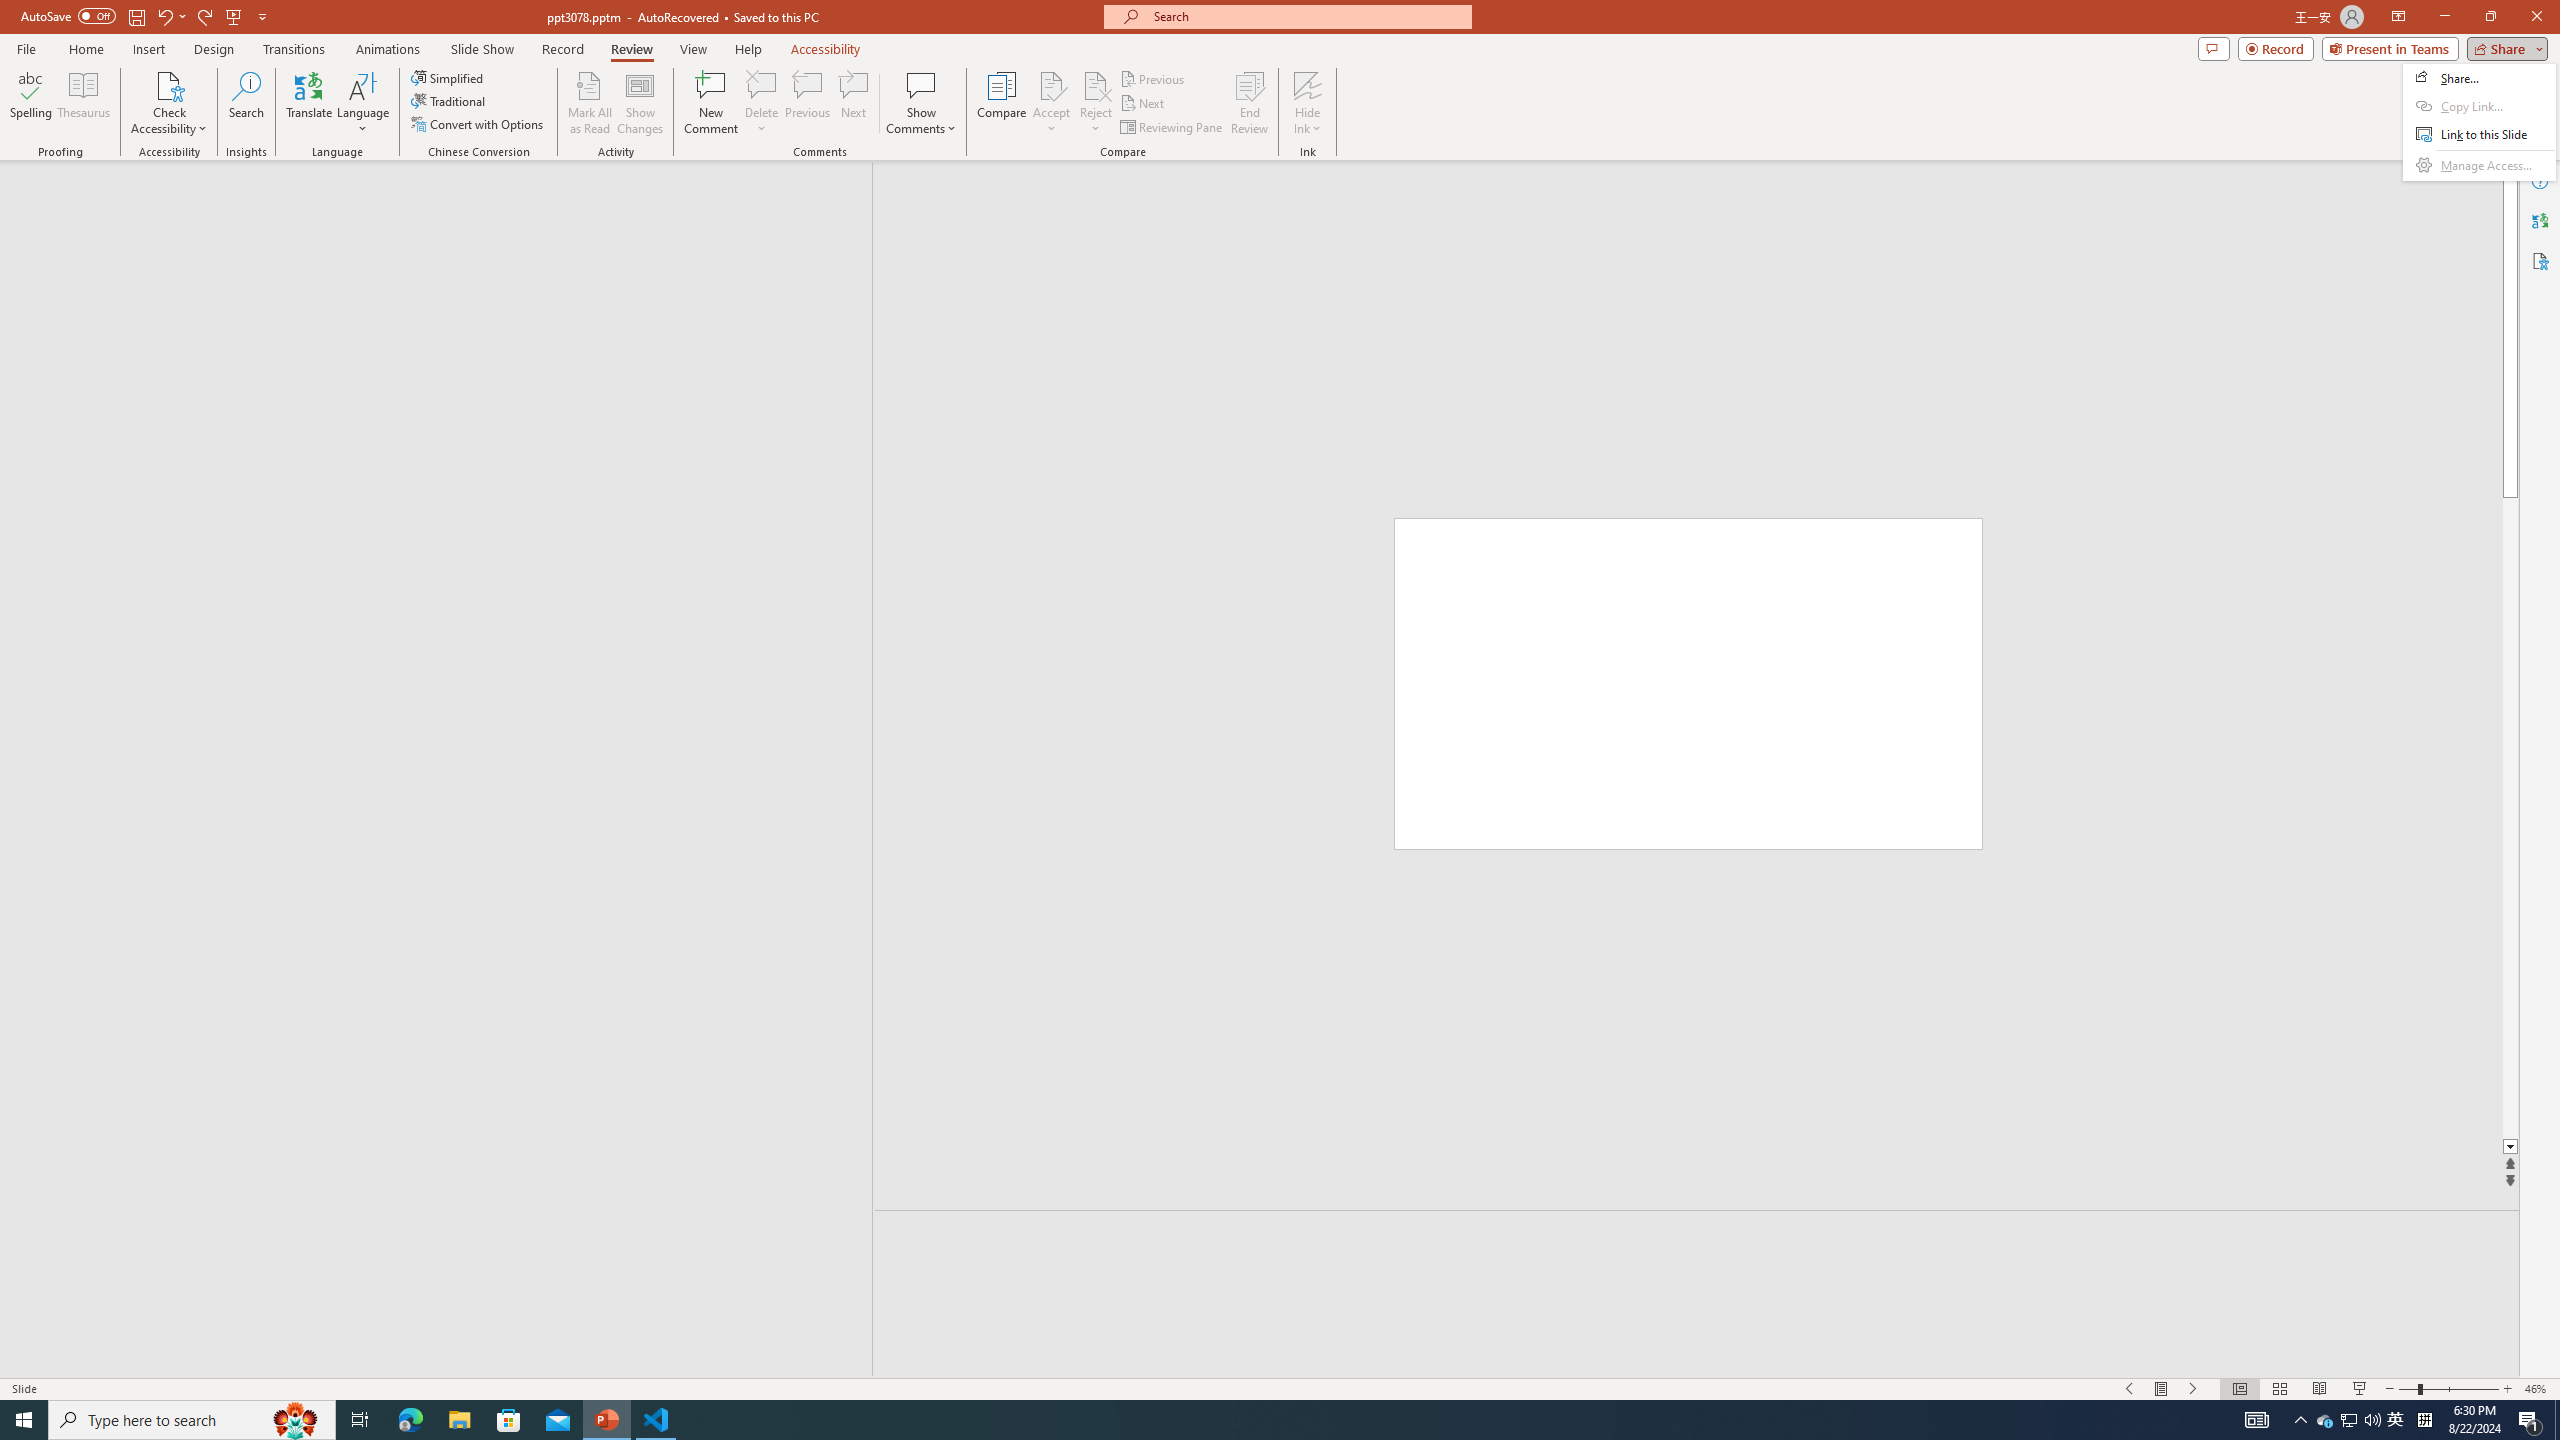 The height and width of the screenshot is (1440, 2560). What do you see at coordinates (1002, 103) in the screenshot?
I see `'Compare'` at bounding box center [1002, 103].